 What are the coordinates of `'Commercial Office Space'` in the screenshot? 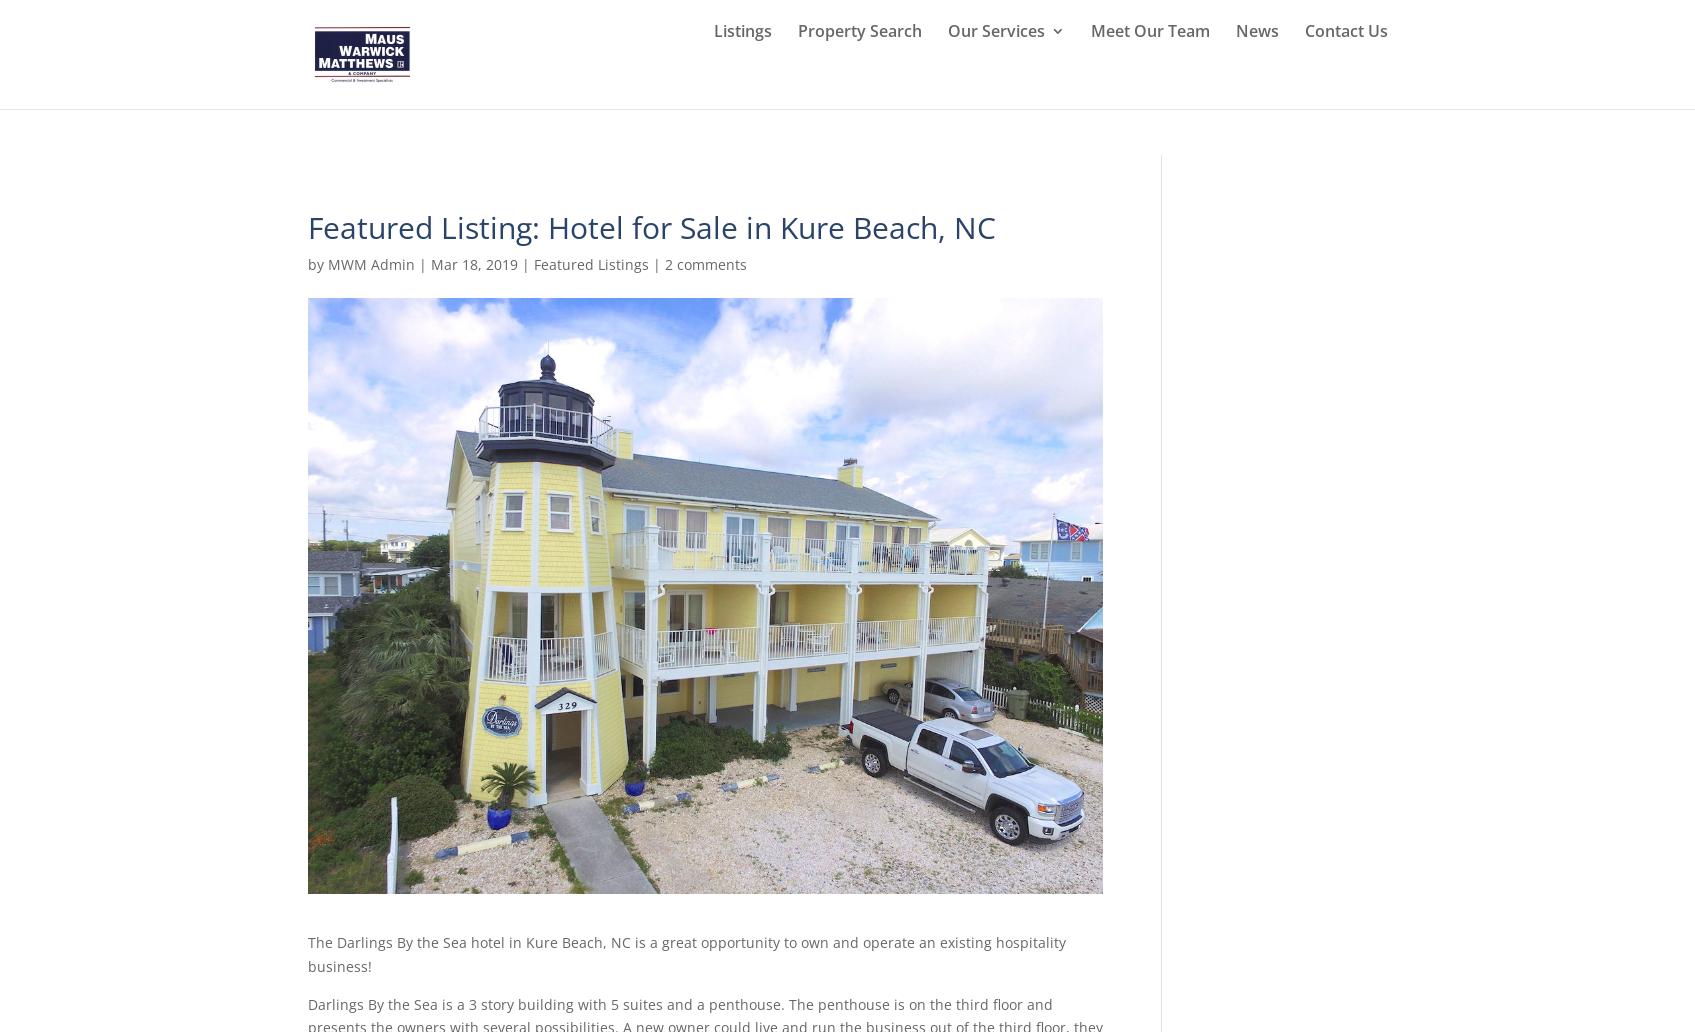 It's located at (1057, 512).